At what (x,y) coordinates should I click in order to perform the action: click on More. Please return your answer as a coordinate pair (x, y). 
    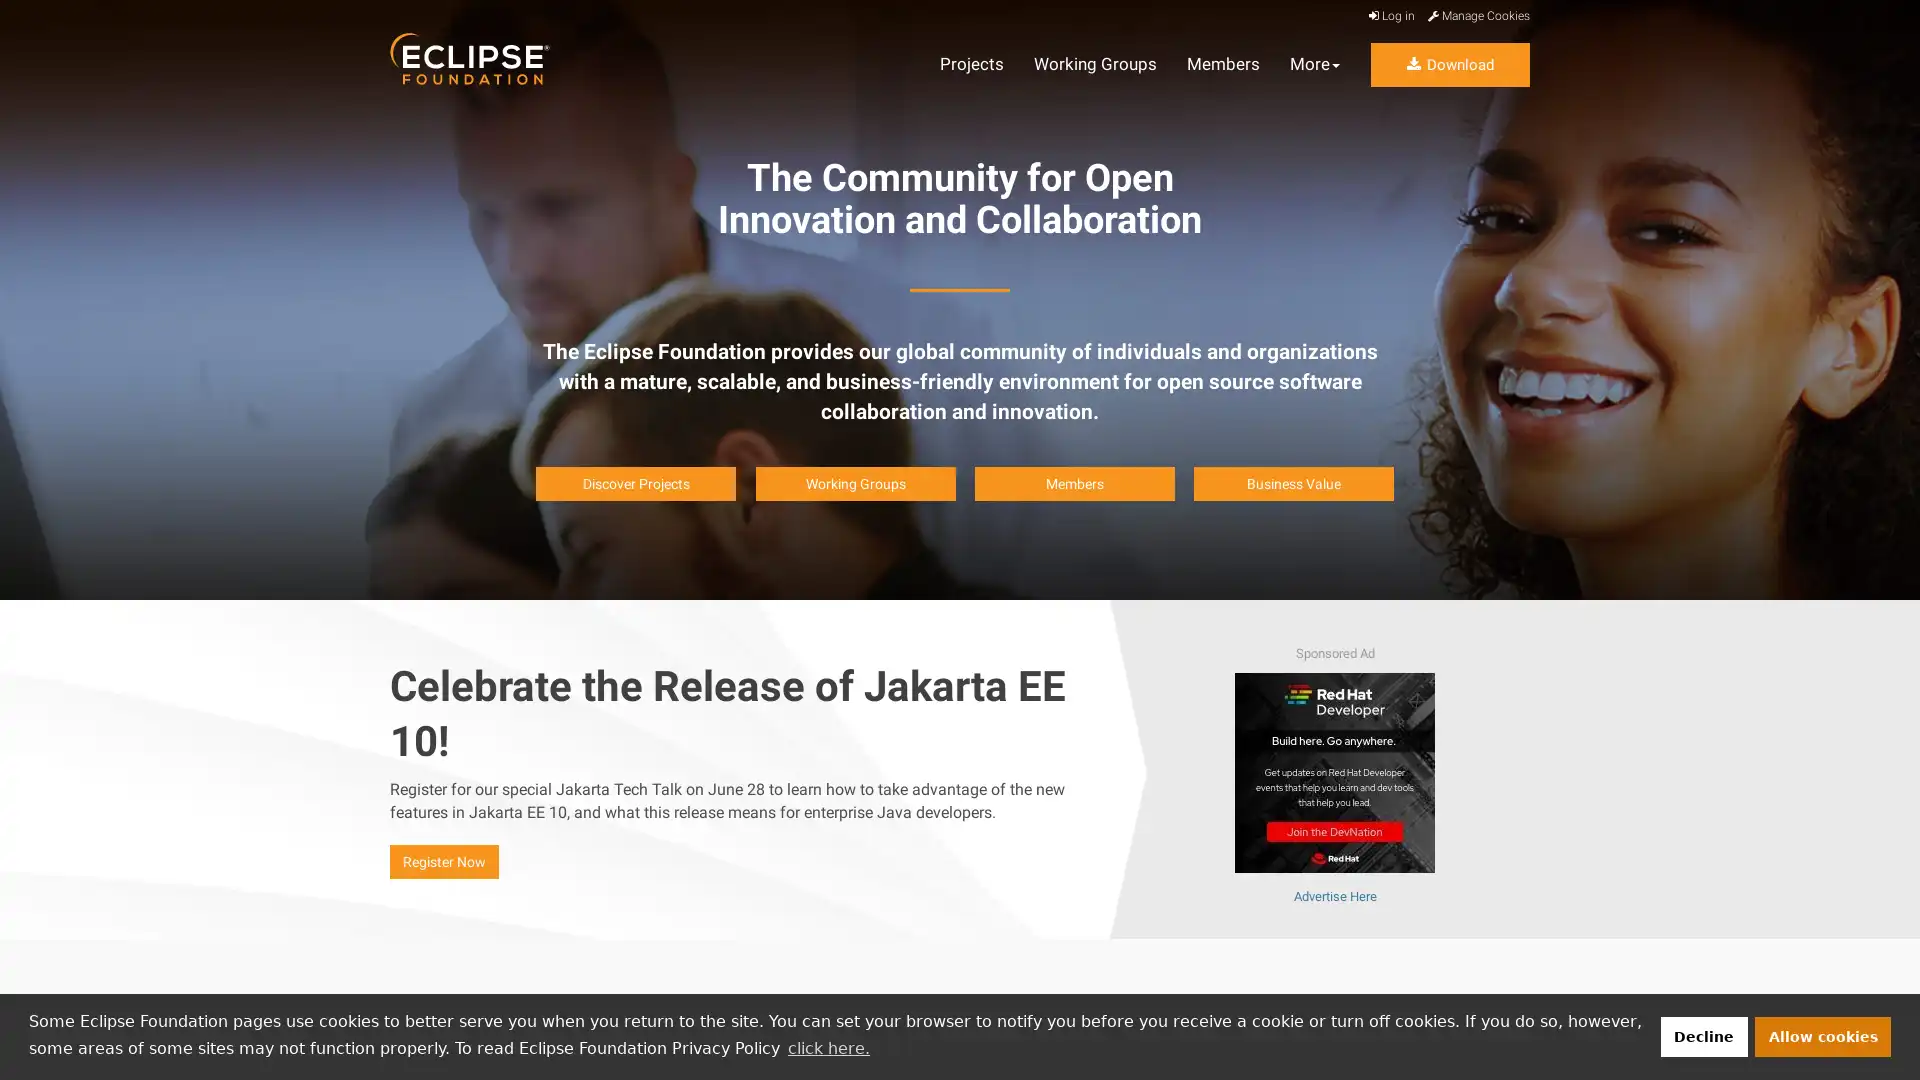
    Looking at the image, I should click on (1315, 64).